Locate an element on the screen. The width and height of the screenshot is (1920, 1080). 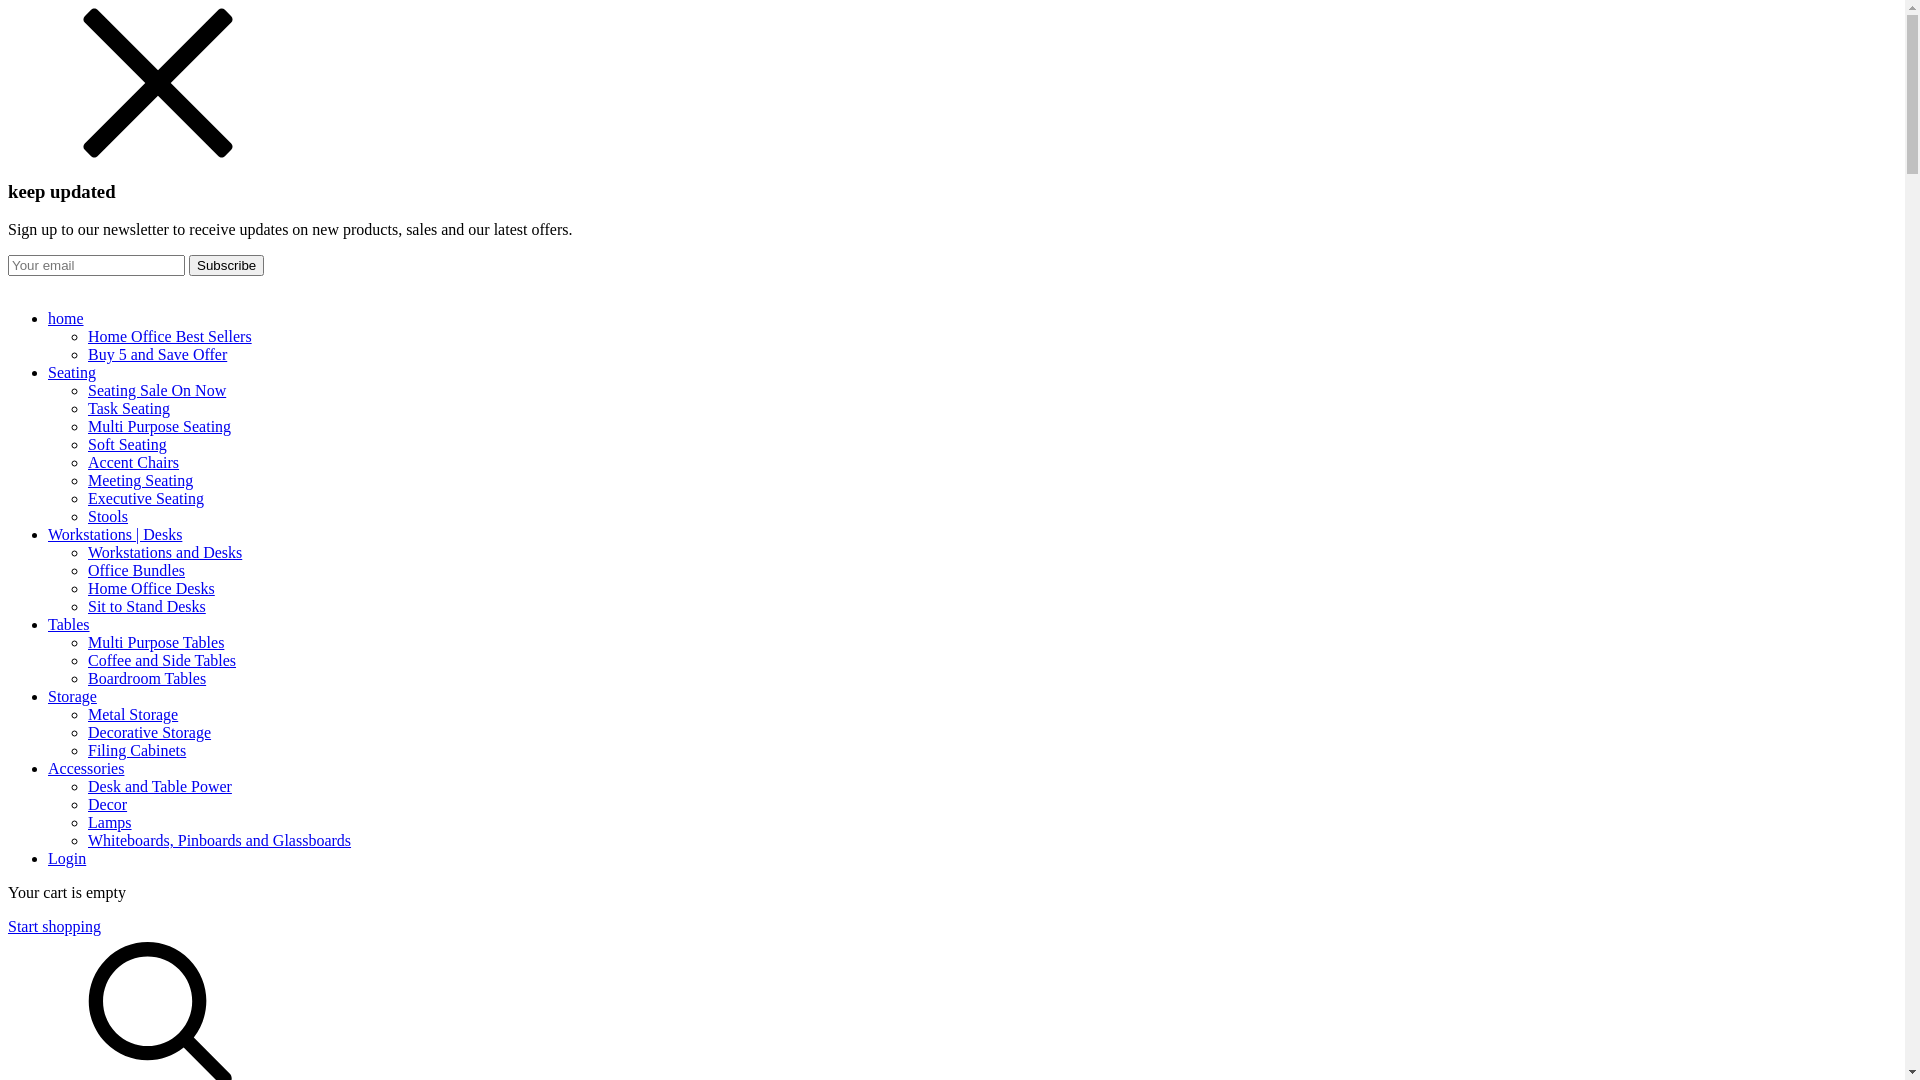
'Decor' is located at coordinates (106, 803).